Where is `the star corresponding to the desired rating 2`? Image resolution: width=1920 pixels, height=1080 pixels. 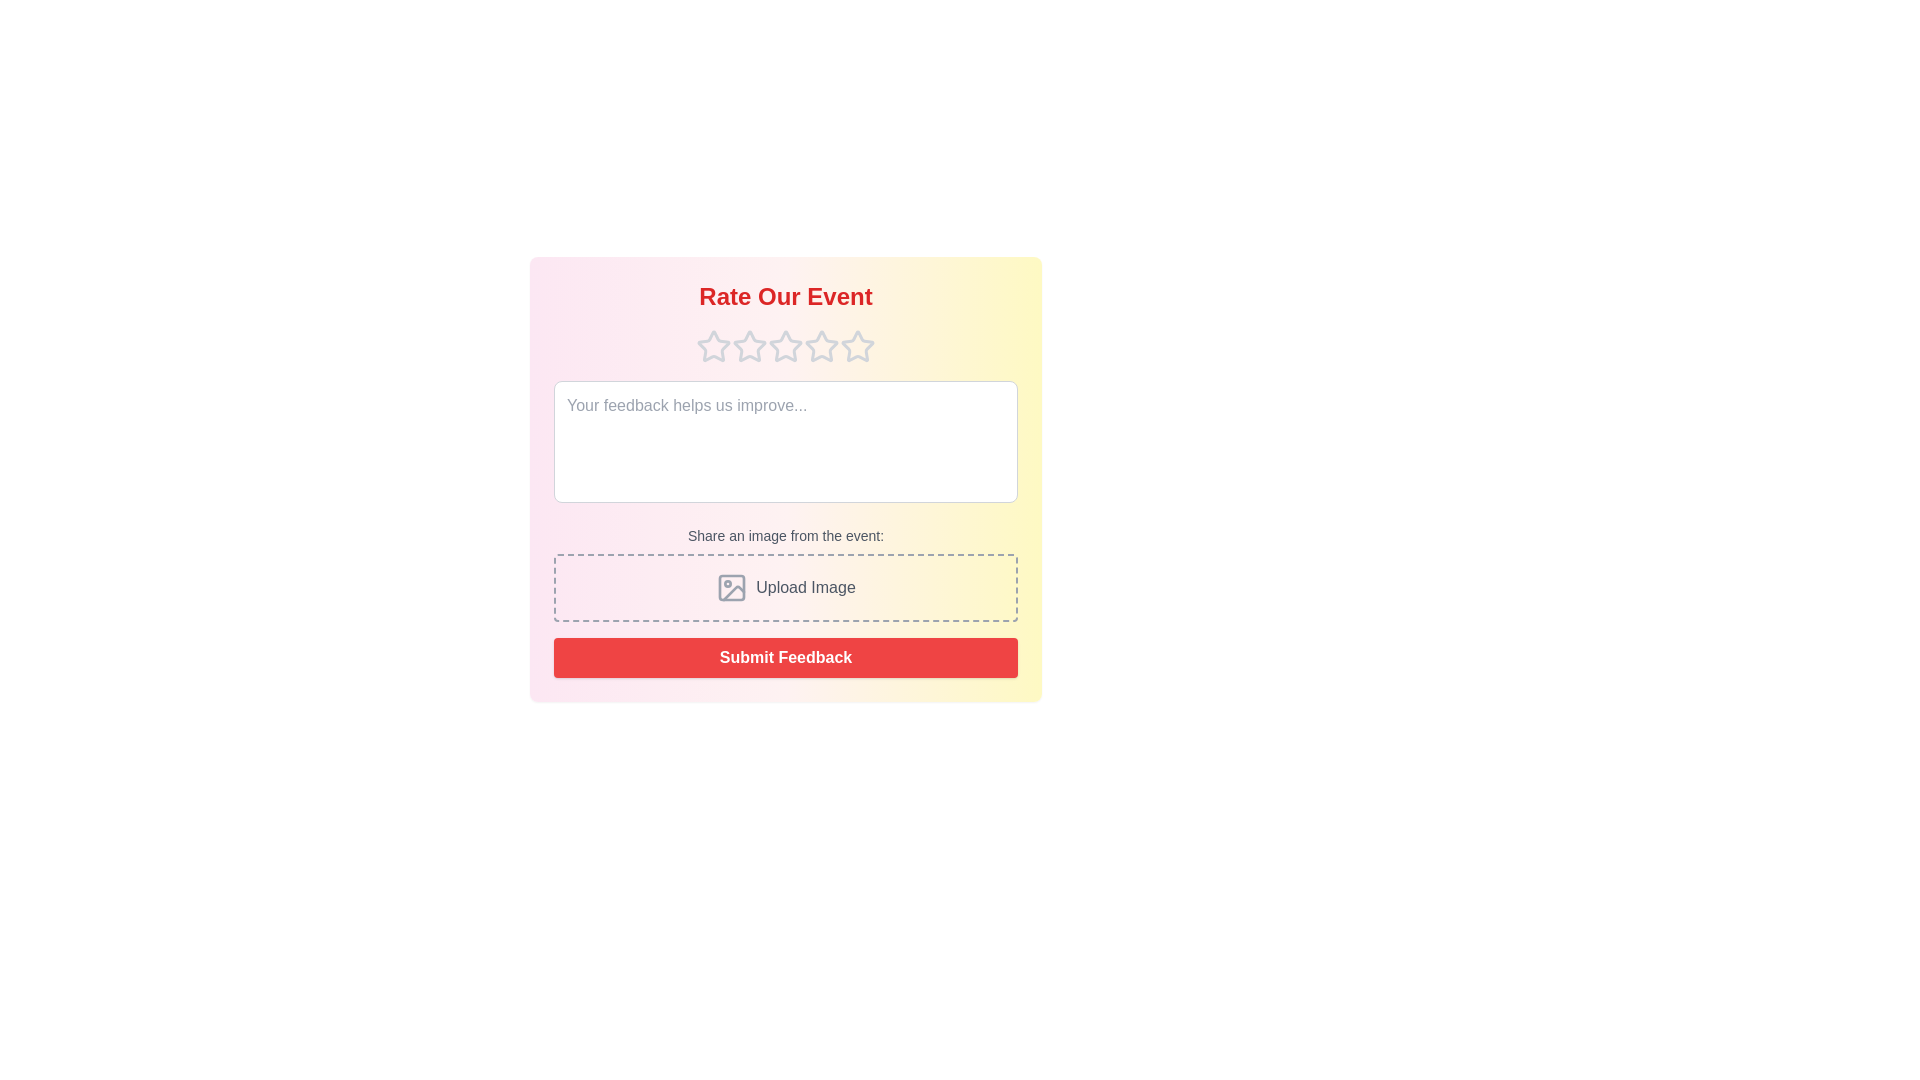 the star corresponding to the desired rating 2 is located at coordinates (748, 346).